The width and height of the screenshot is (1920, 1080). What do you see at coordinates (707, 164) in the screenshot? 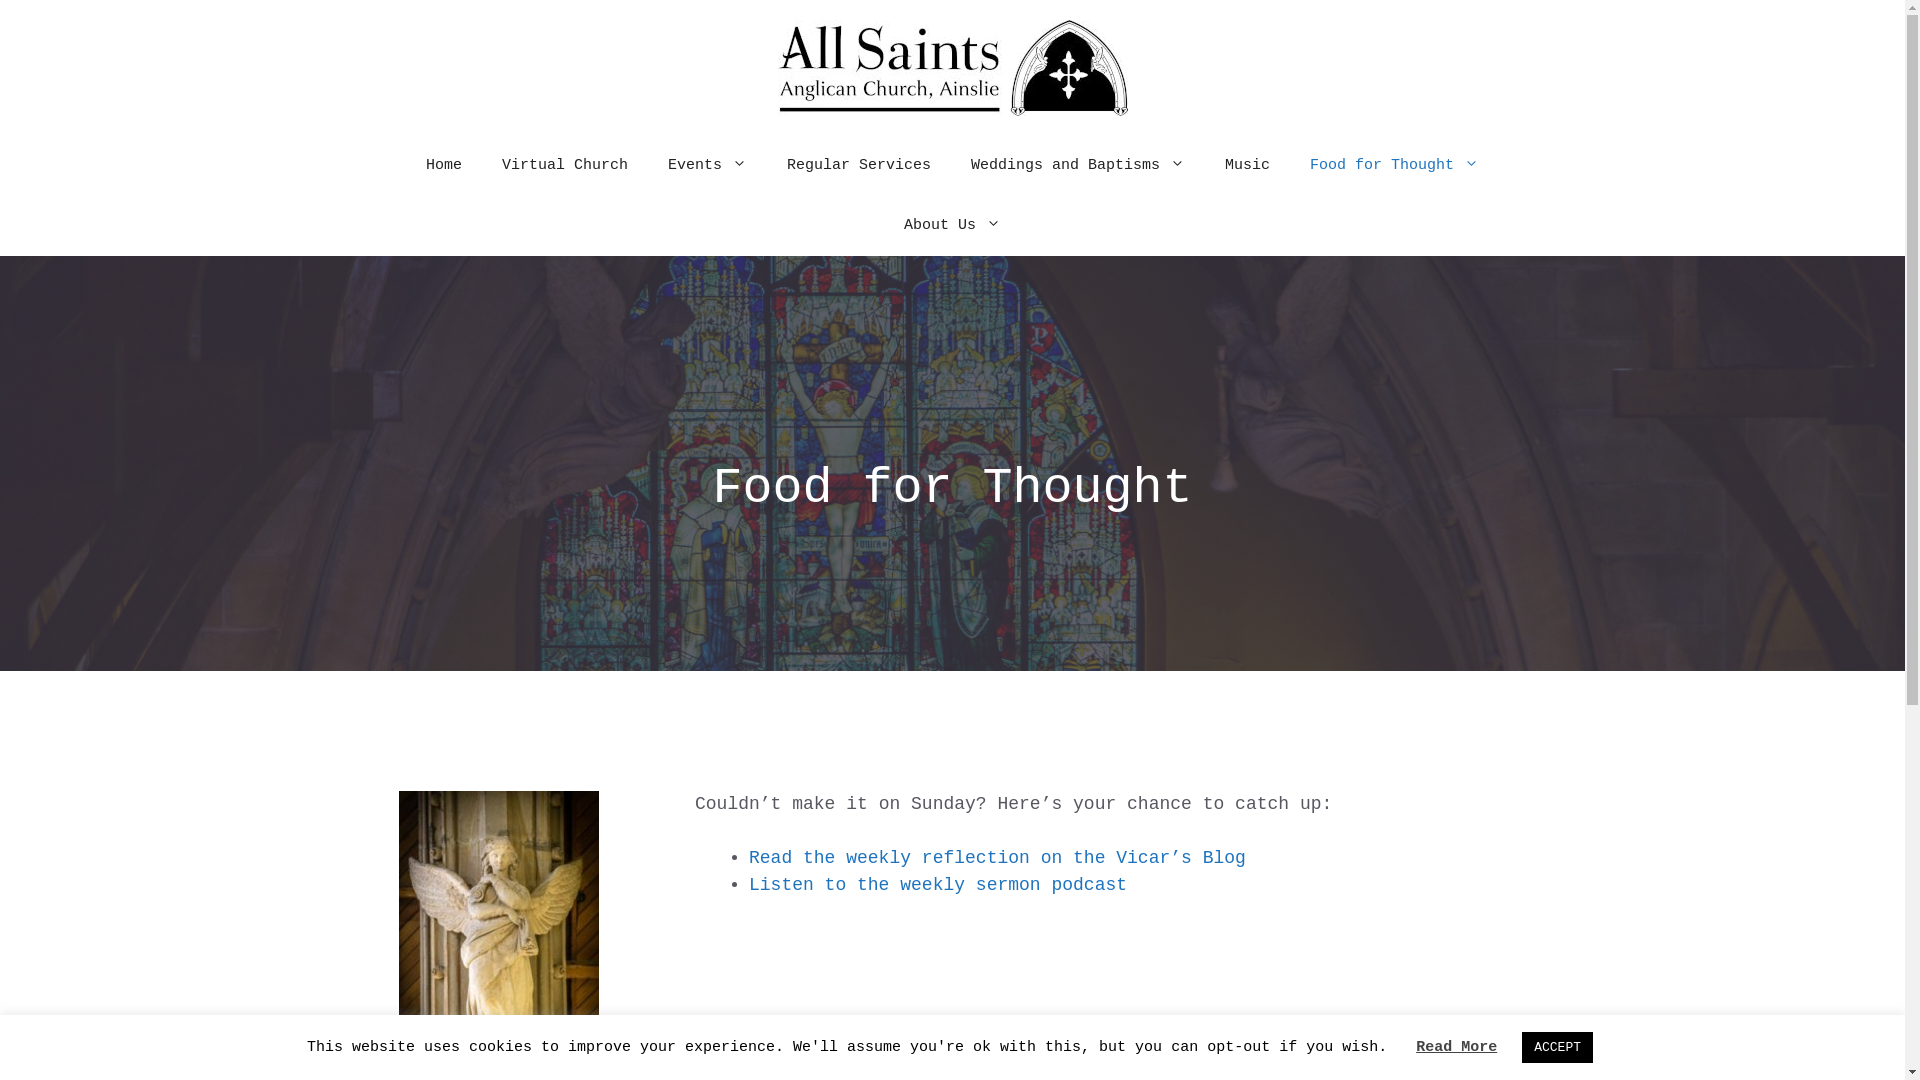
I see `'Events'` at bounding box center [707, 164].